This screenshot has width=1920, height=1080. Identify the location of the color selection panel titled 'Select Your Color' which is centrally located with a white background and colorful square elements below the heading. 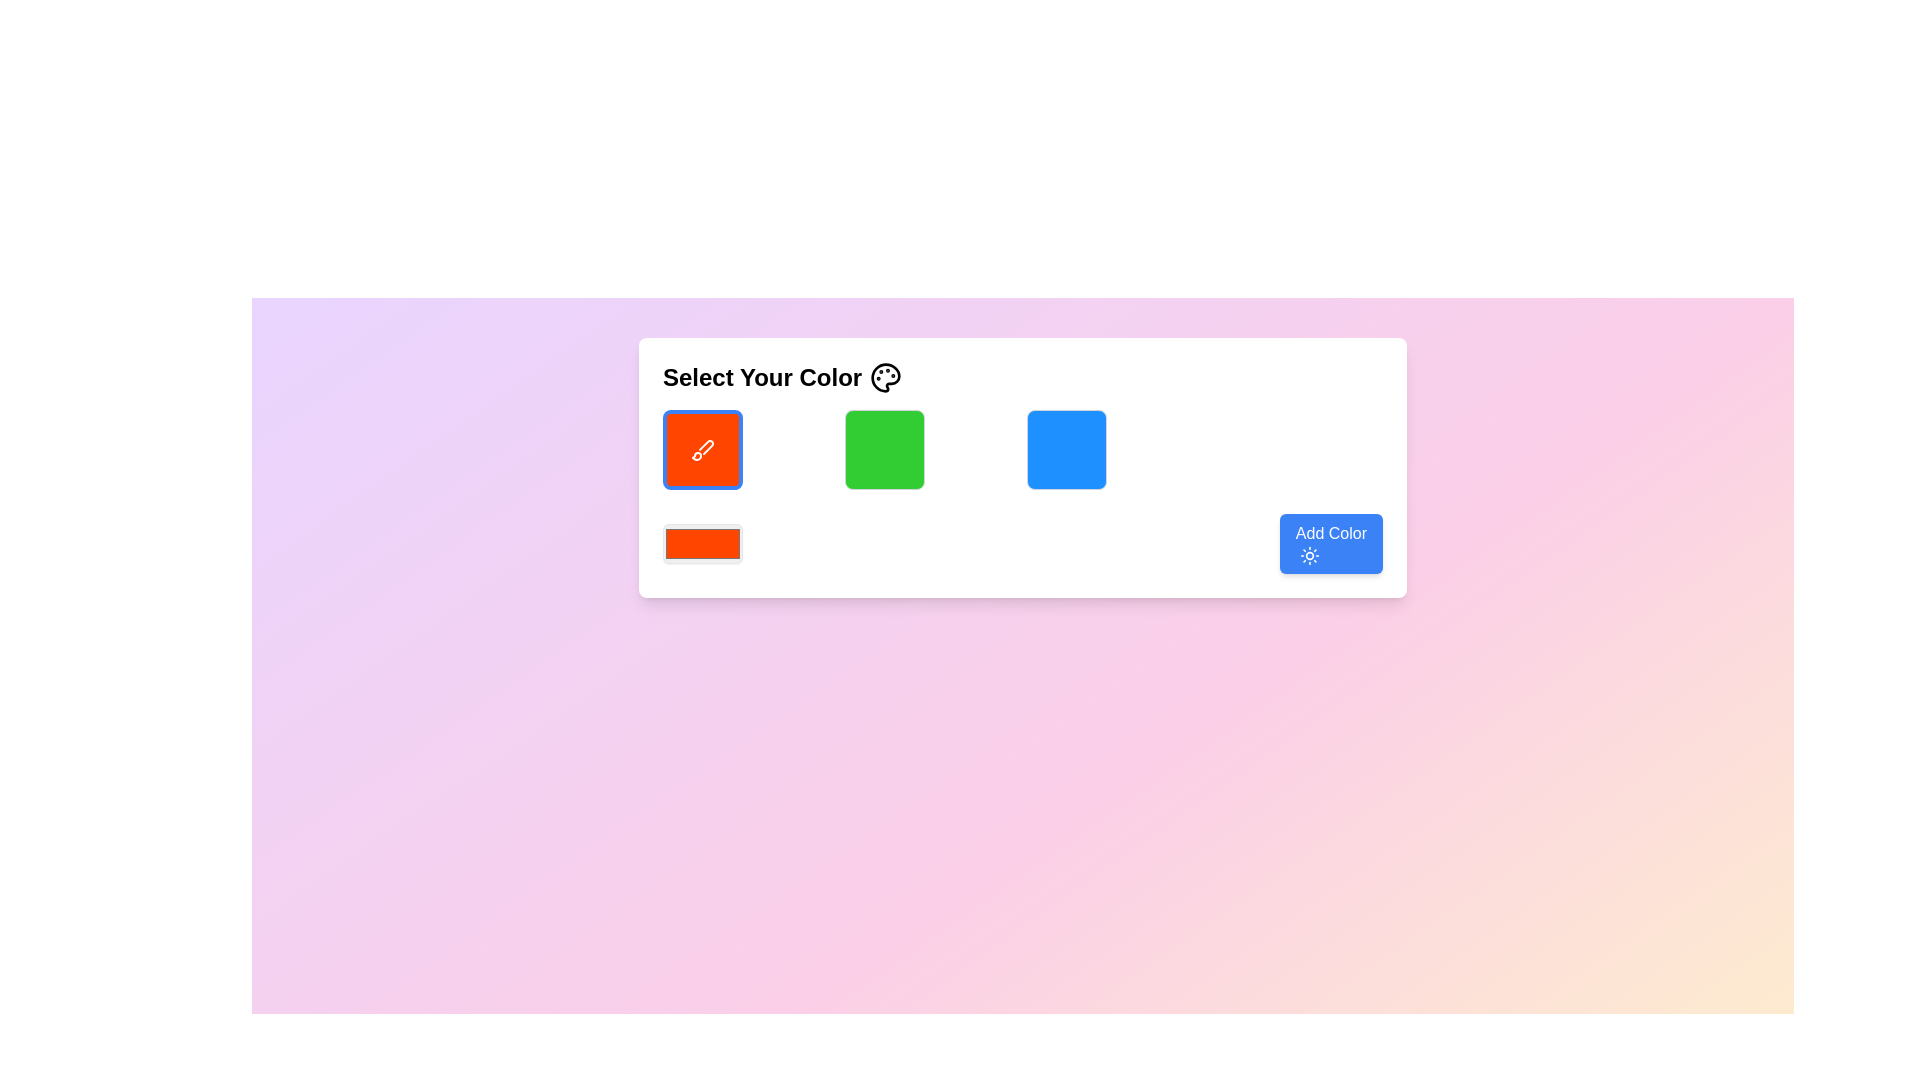
(1022, 467).